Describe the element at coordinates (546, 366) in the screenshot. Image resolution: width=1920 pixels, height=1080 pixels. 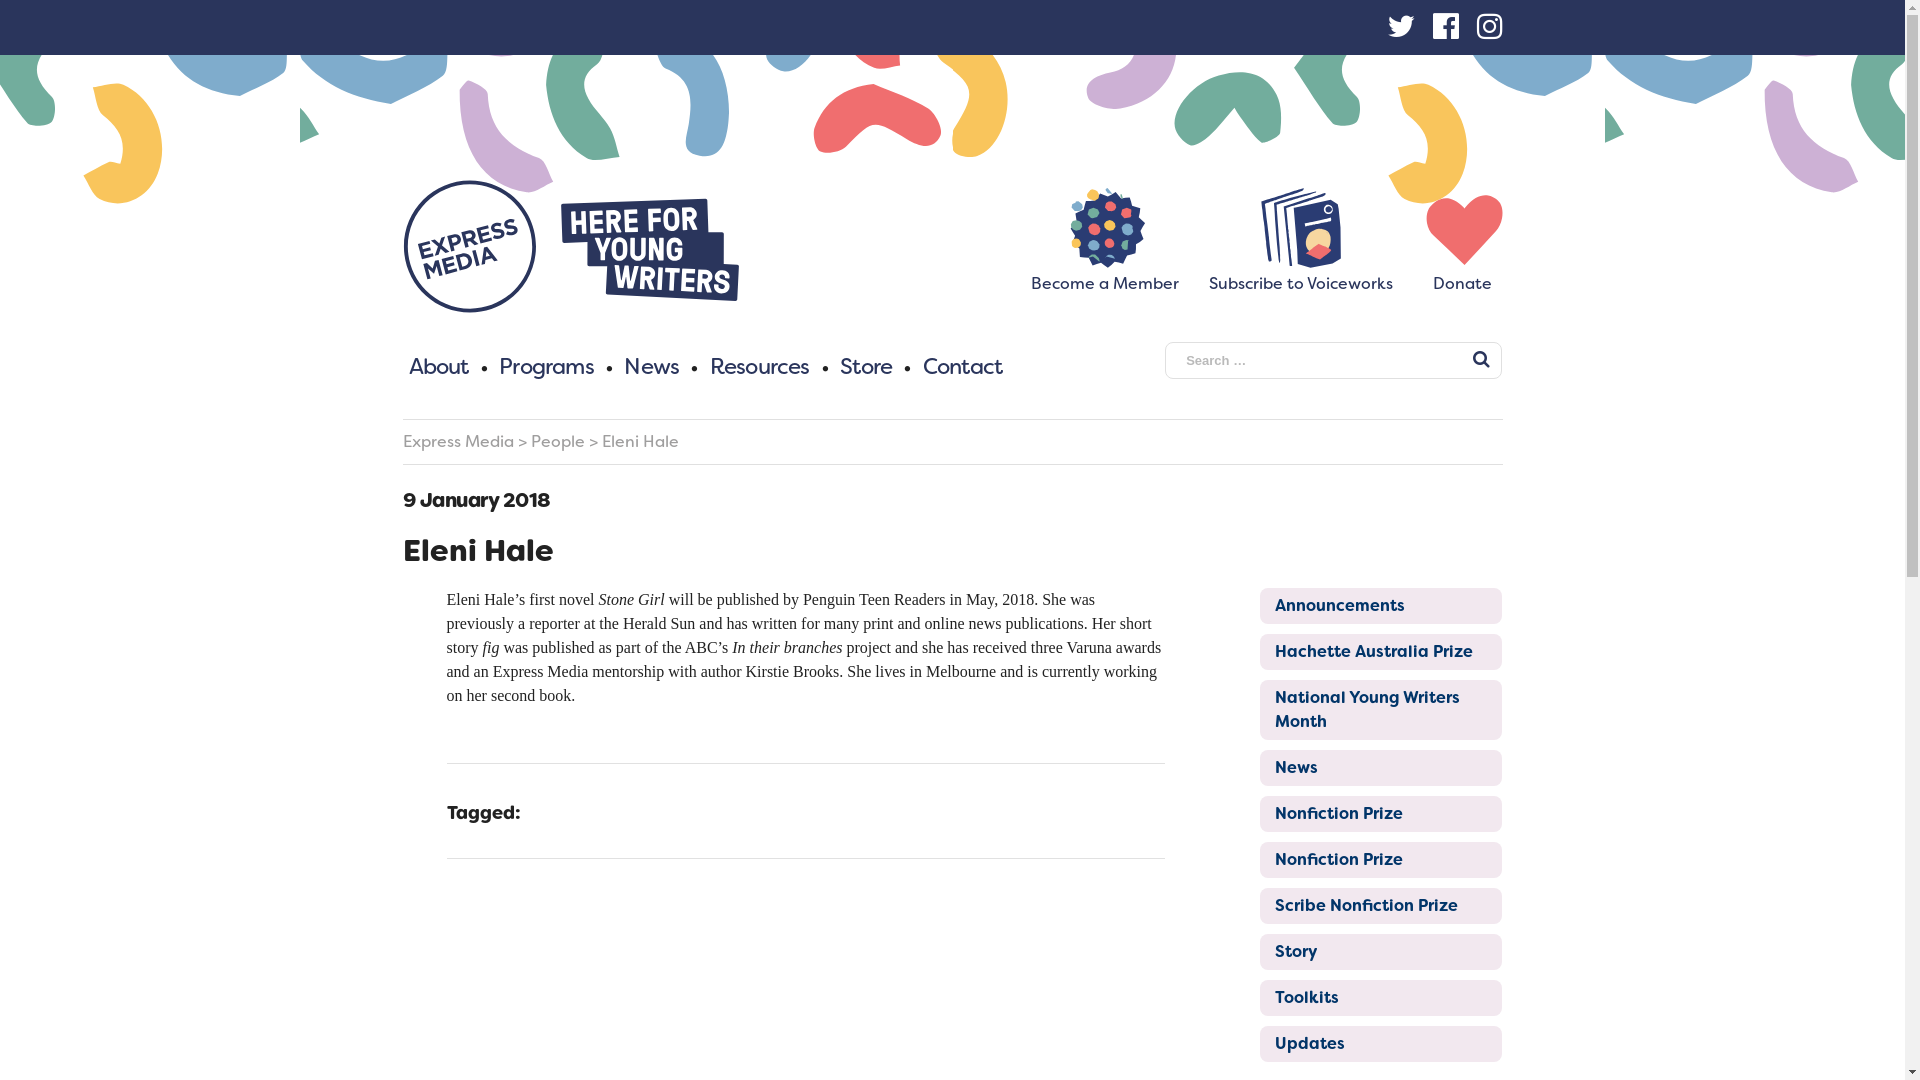
I see `'Programs'` at that location.